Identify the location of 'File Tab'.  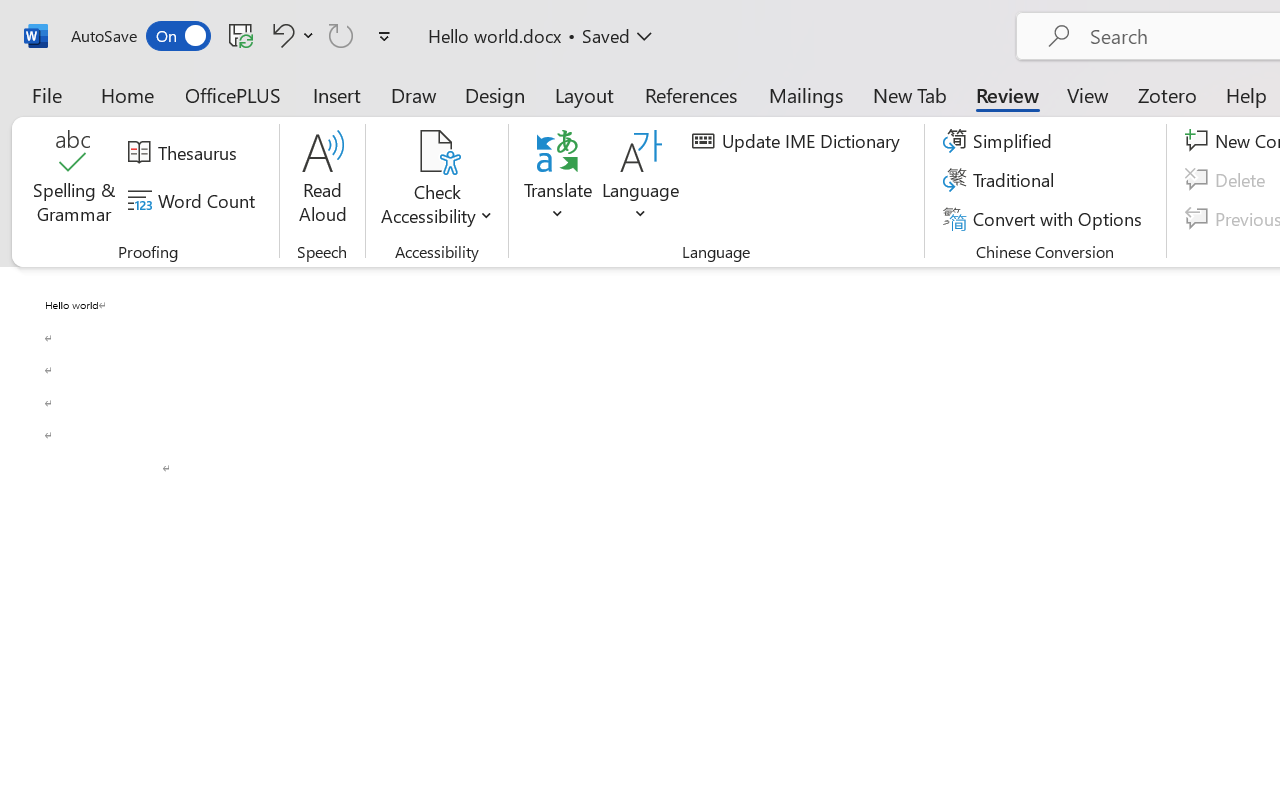
(46, 94).